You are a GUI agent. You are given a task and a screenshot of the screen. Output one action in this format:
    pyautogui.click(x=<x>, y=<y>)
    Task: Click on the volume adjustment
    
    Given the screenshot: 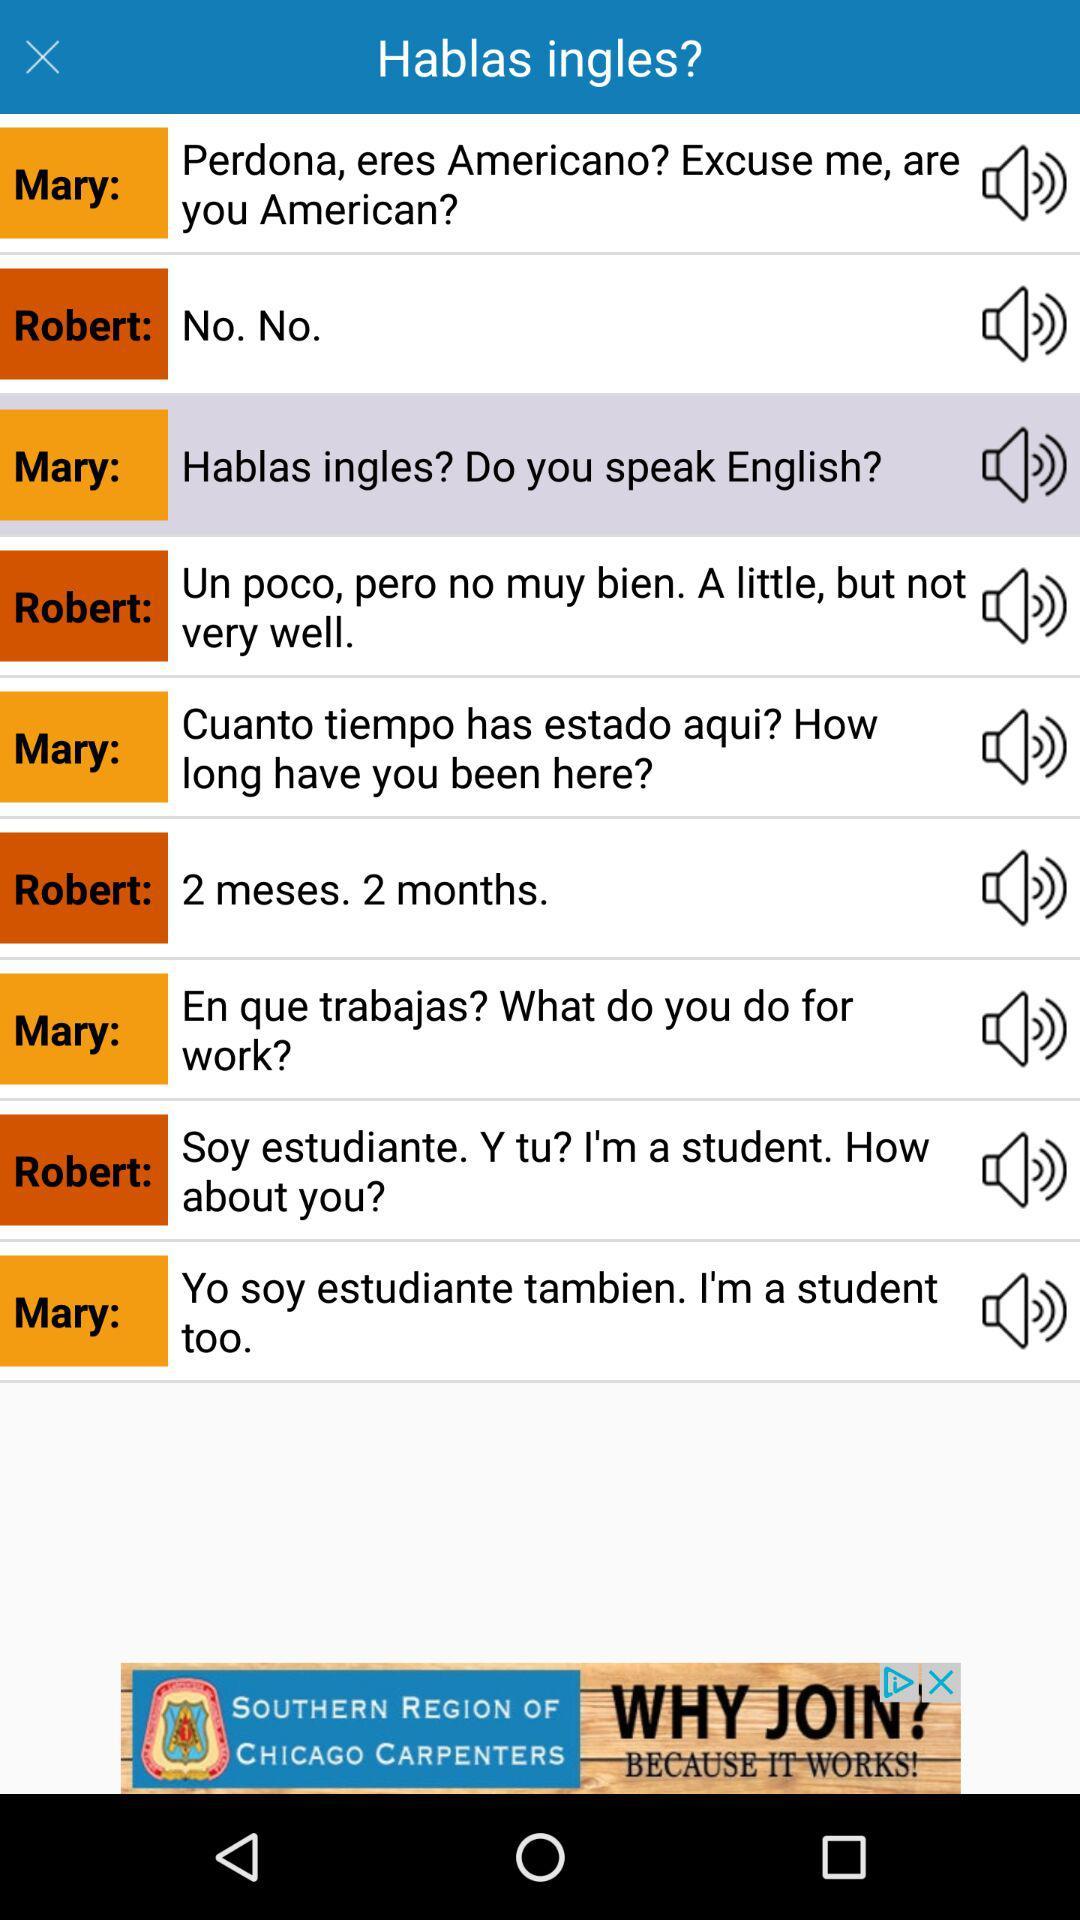 What is the action you would take?
    pyautogui.click(x=1024, y=1310)
    